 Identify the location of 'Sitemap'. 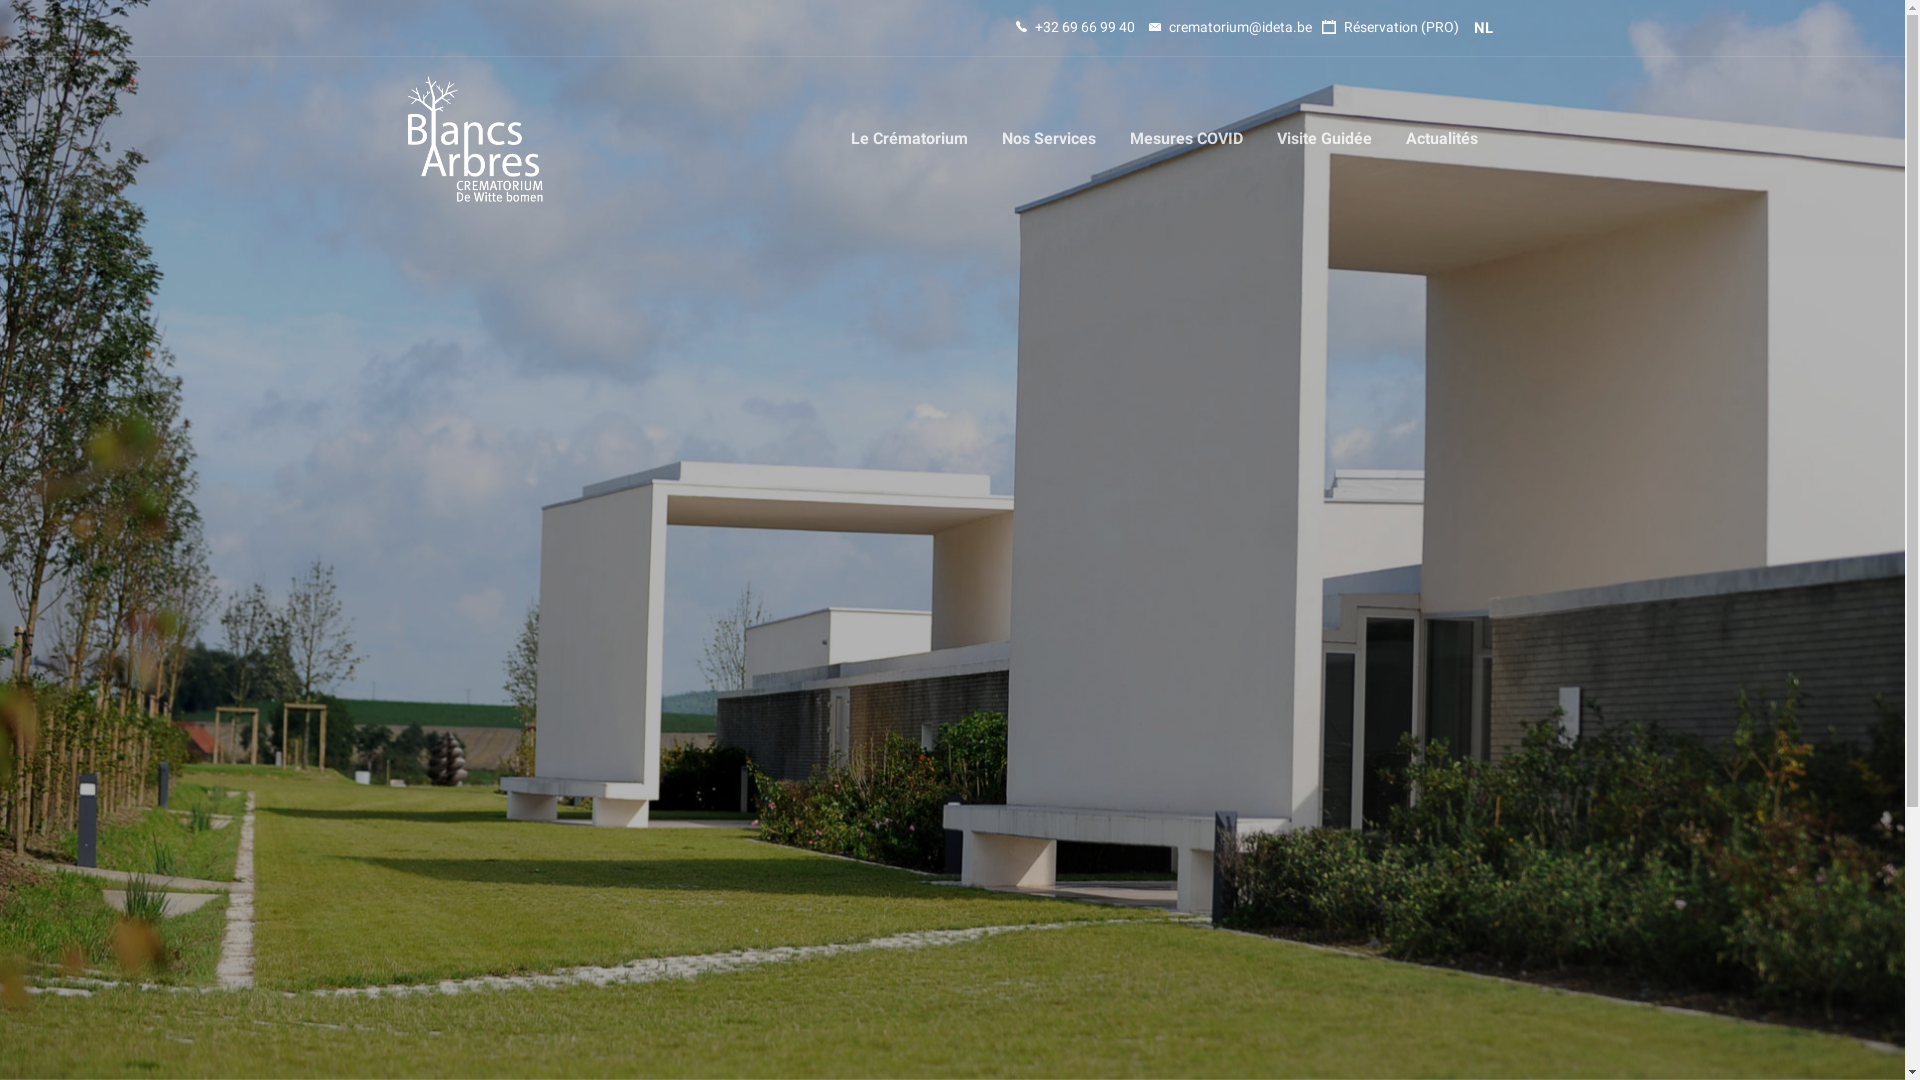
(995, 928).